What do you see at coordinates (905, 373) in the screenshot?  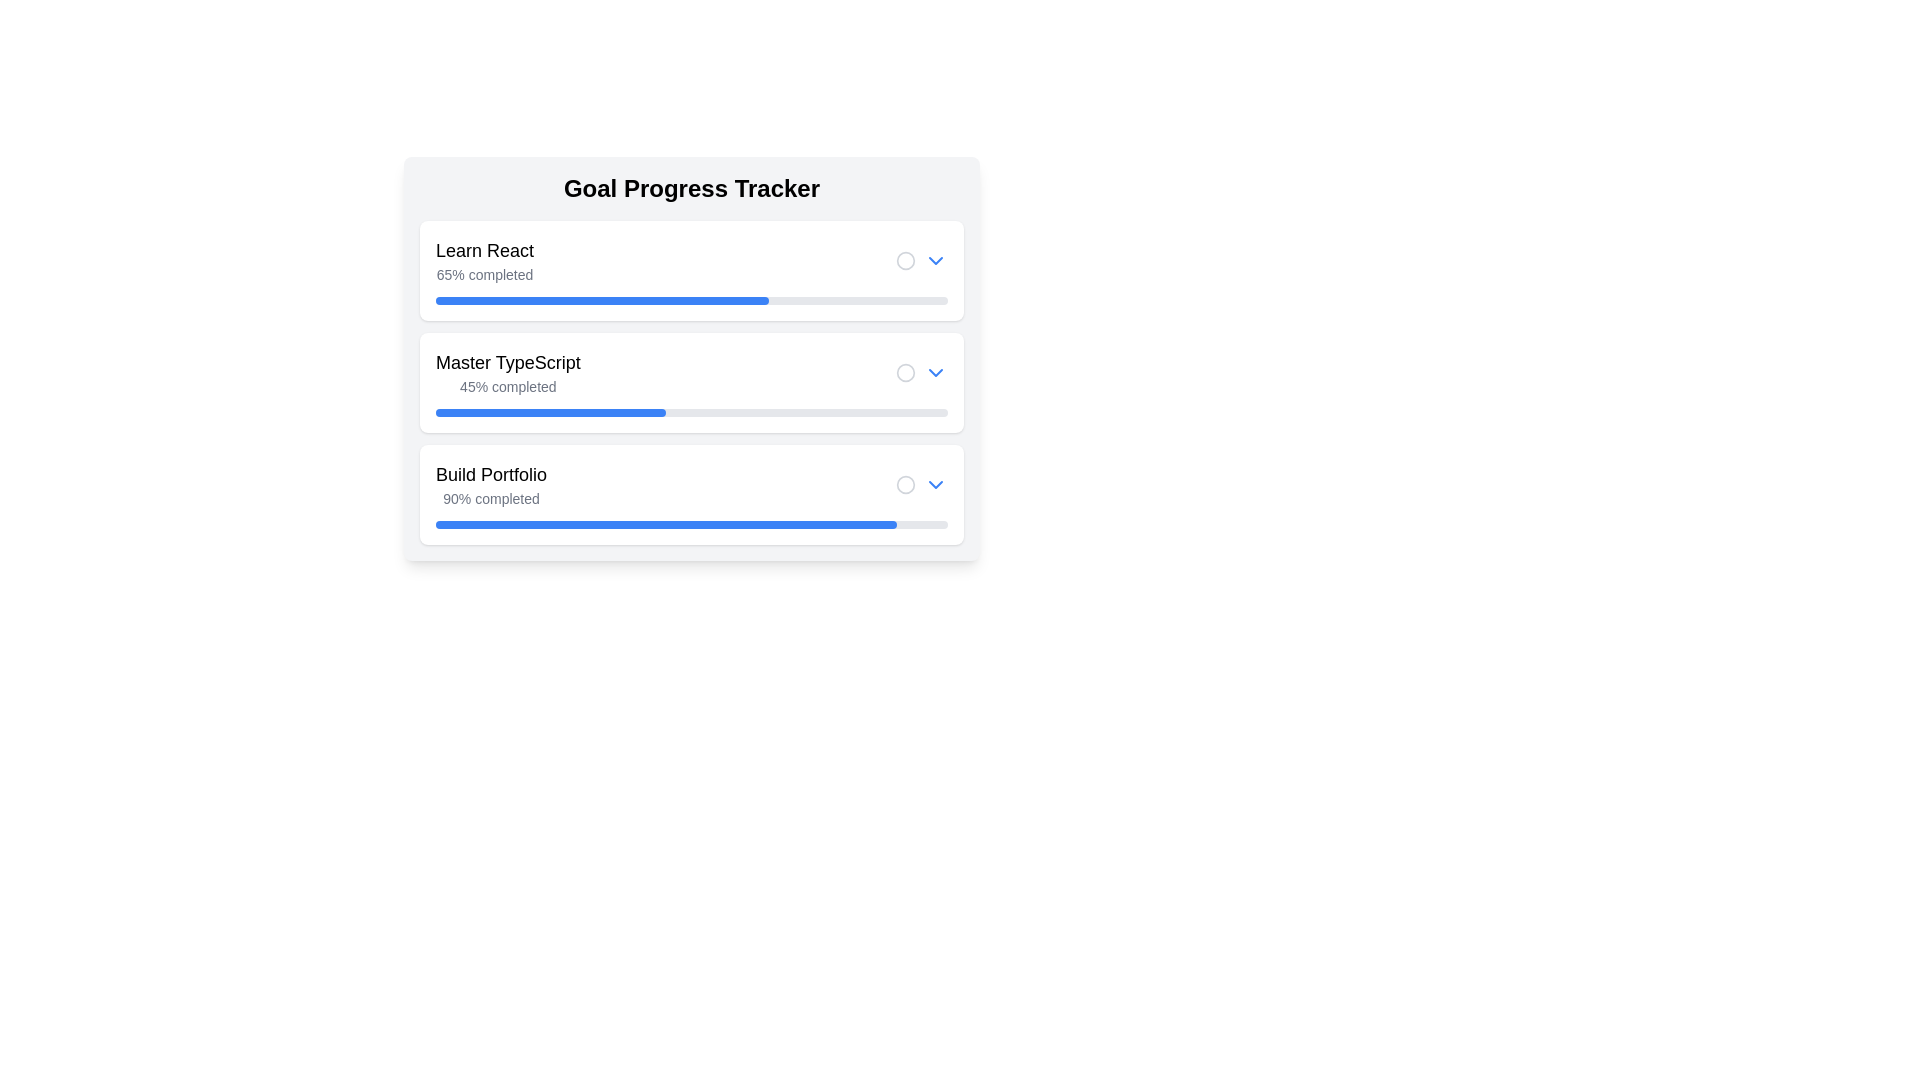 I see `the Circle icon in the 'Goal Progress Tracker' section, which serves as an inactive status indicator for the corresponding list item` at bounding box center [905, 373].